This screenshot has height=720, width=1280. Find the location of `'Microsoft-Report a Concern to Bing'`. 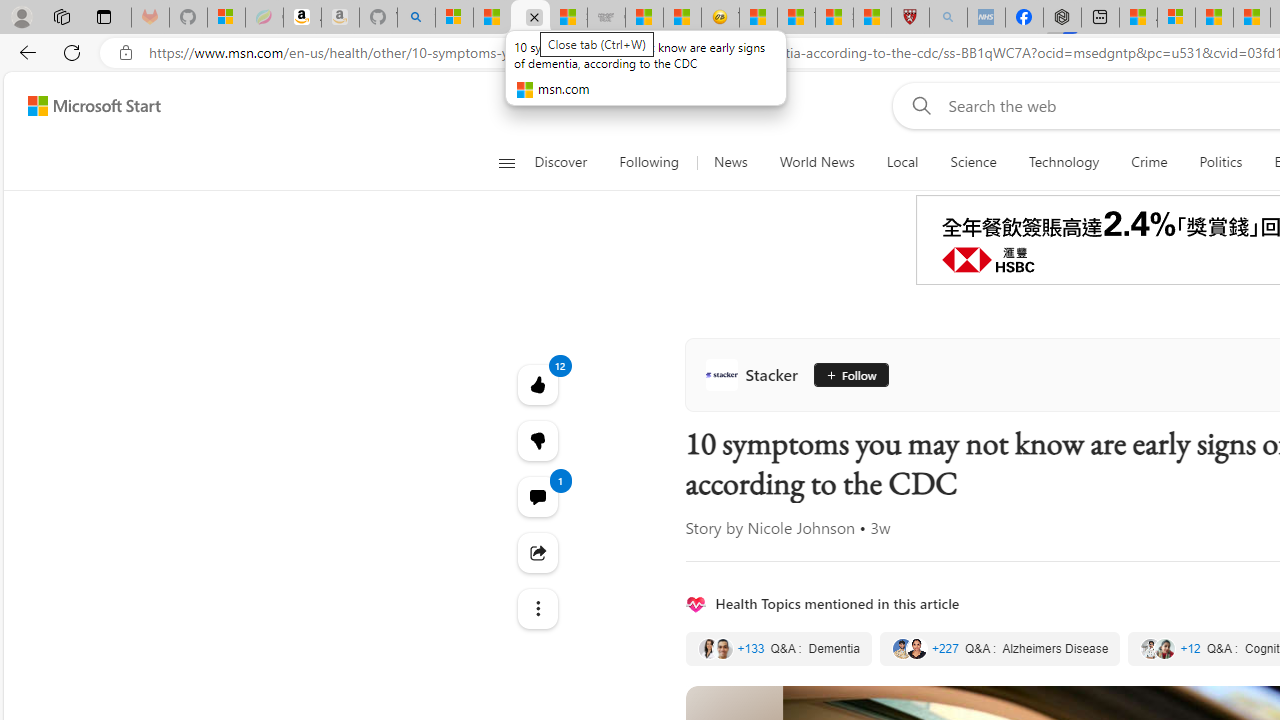

'Microsoft-Report a Concern to Bing' is located at coordinates (225, 17).